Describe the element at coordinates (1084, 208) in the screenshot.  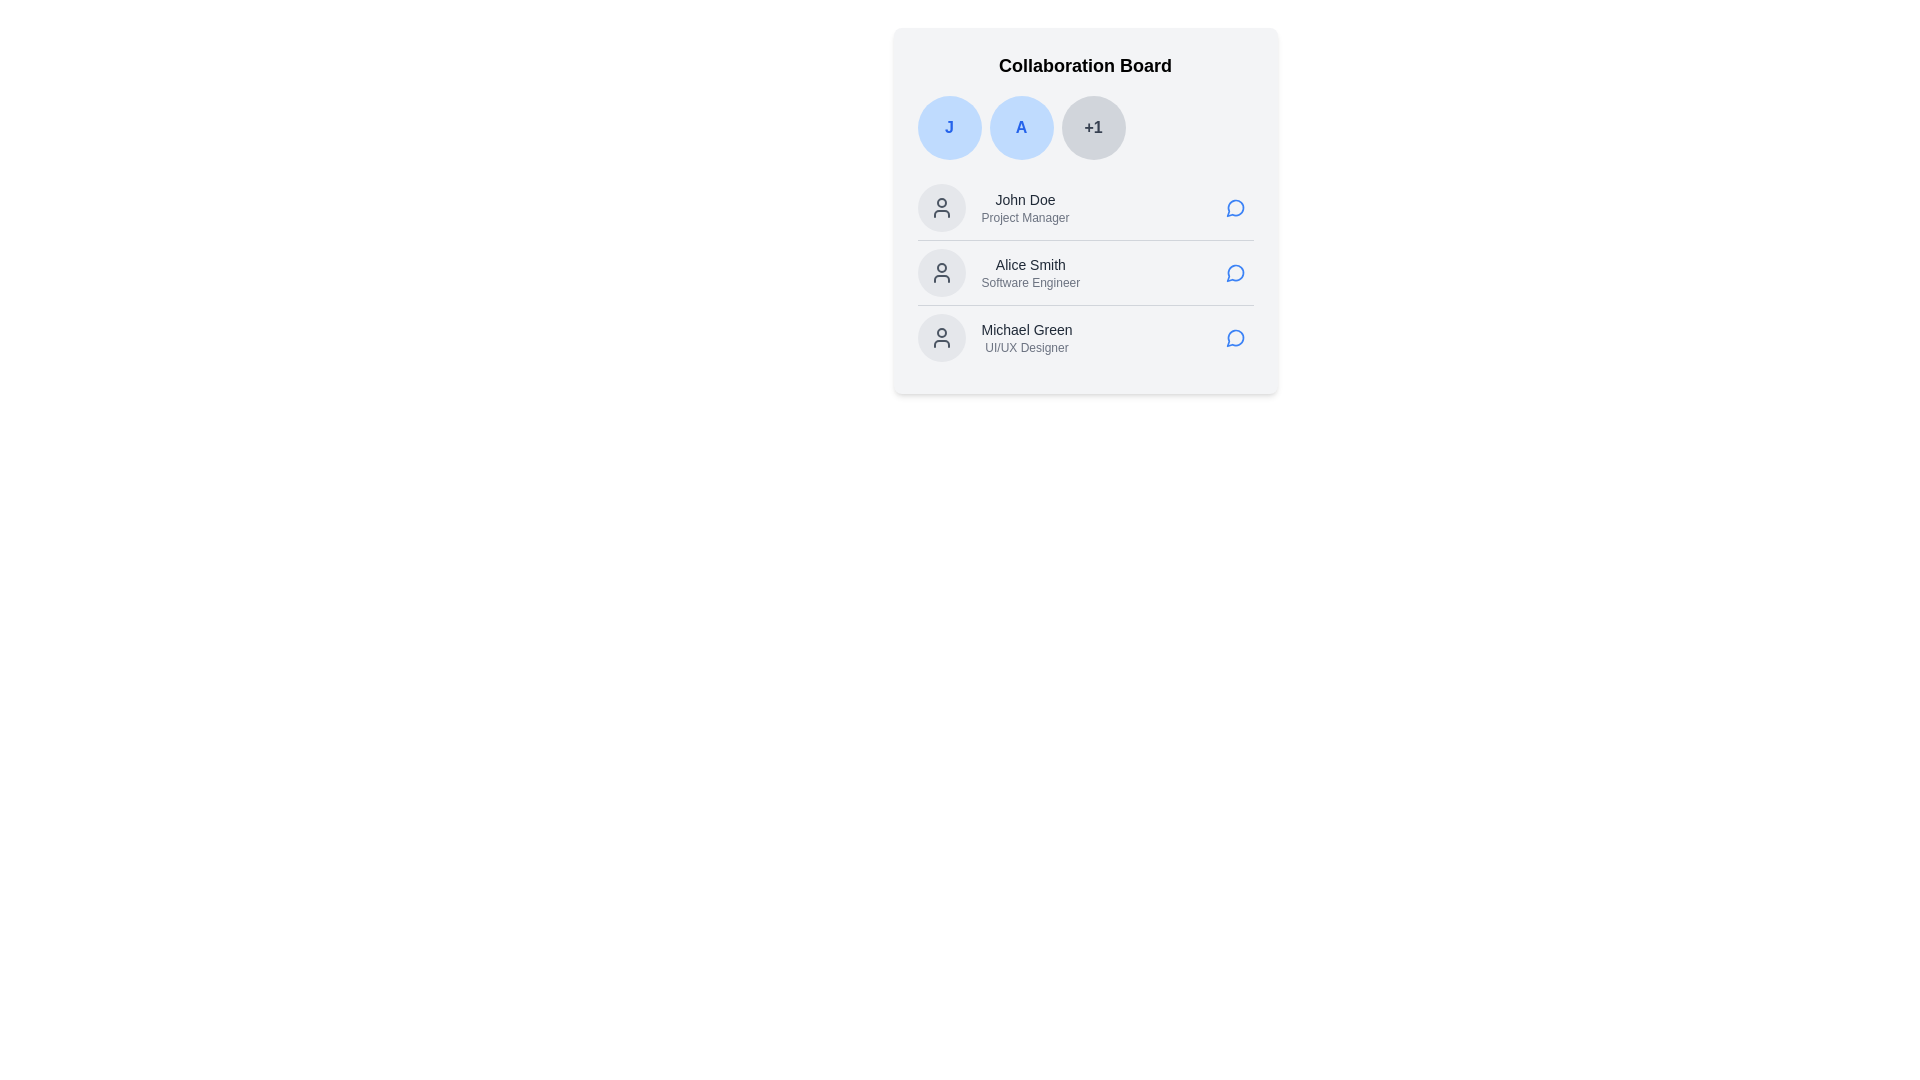
I see `role designation 'Project Manager' of the list entry for 'John Doe', the first entry in the team members' list on the collaboration board` at that location.